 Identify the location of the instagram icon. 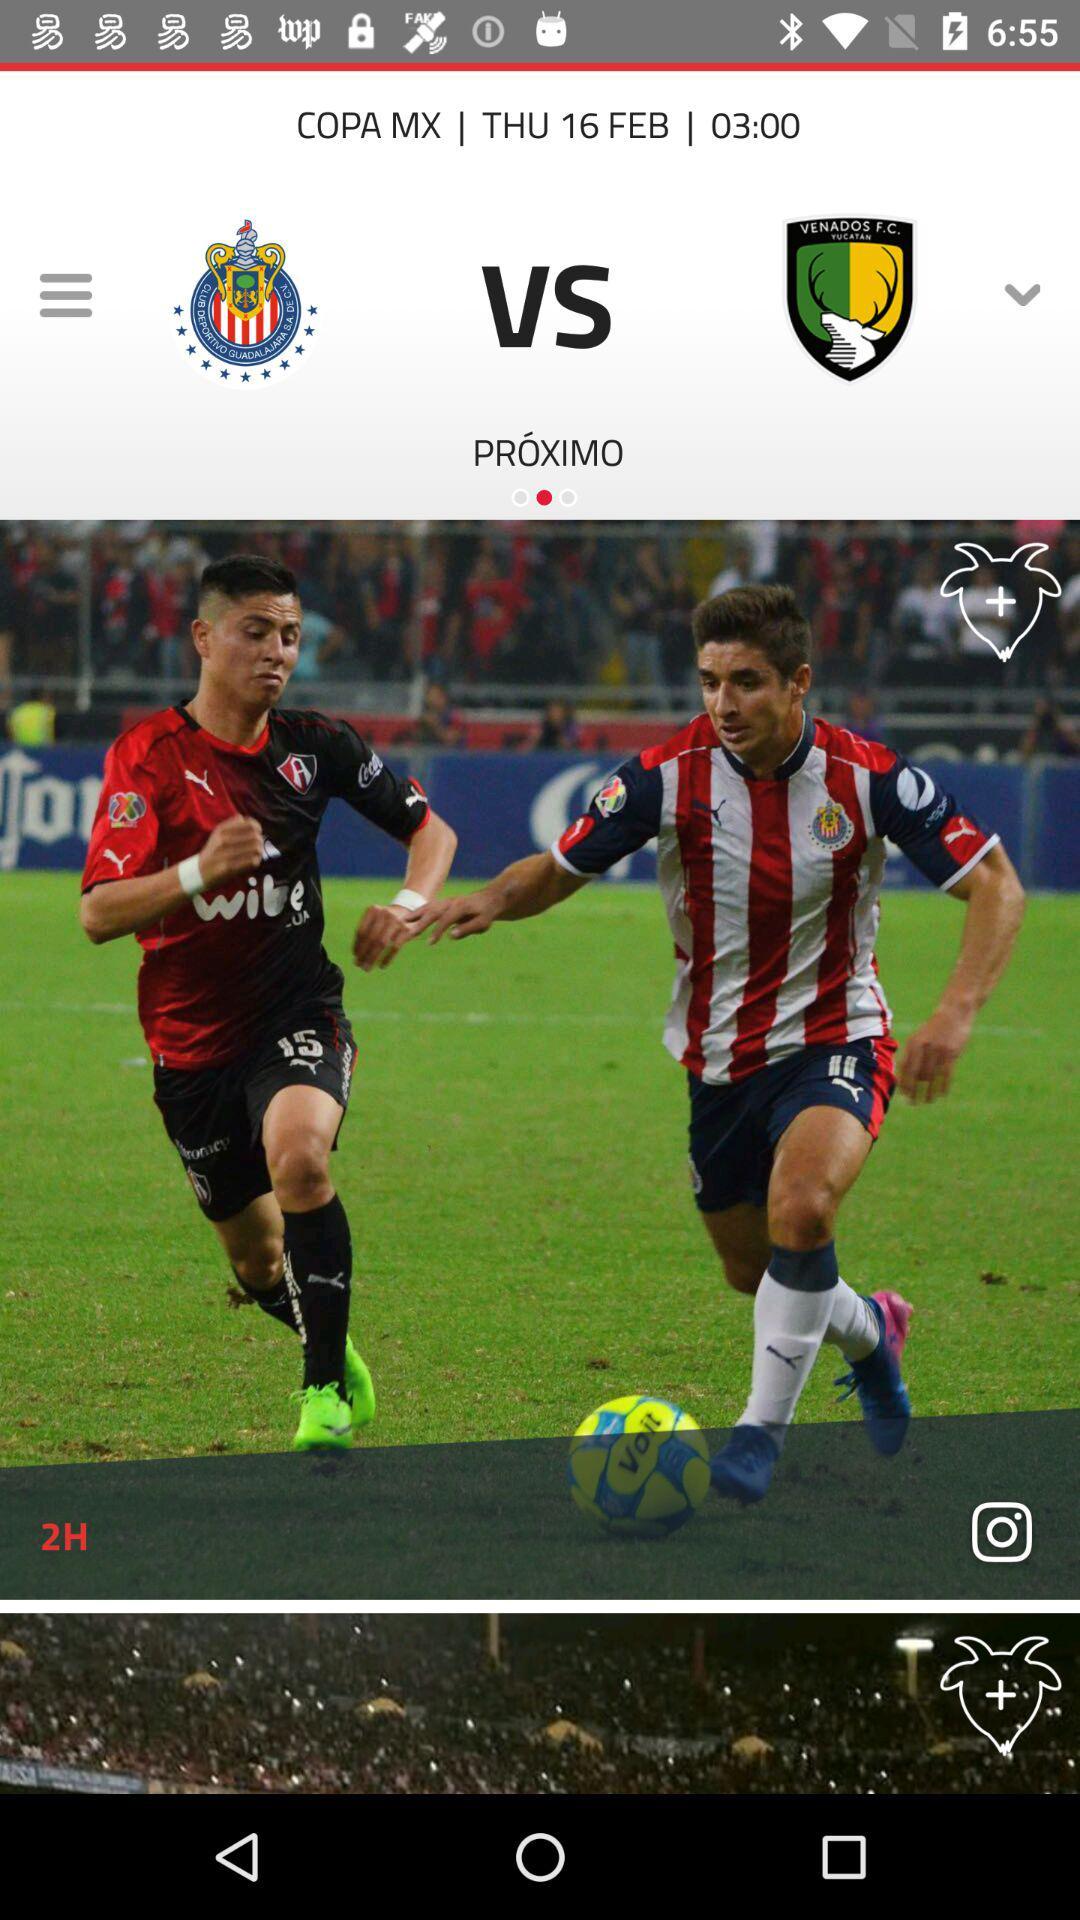
(1002, 1533).